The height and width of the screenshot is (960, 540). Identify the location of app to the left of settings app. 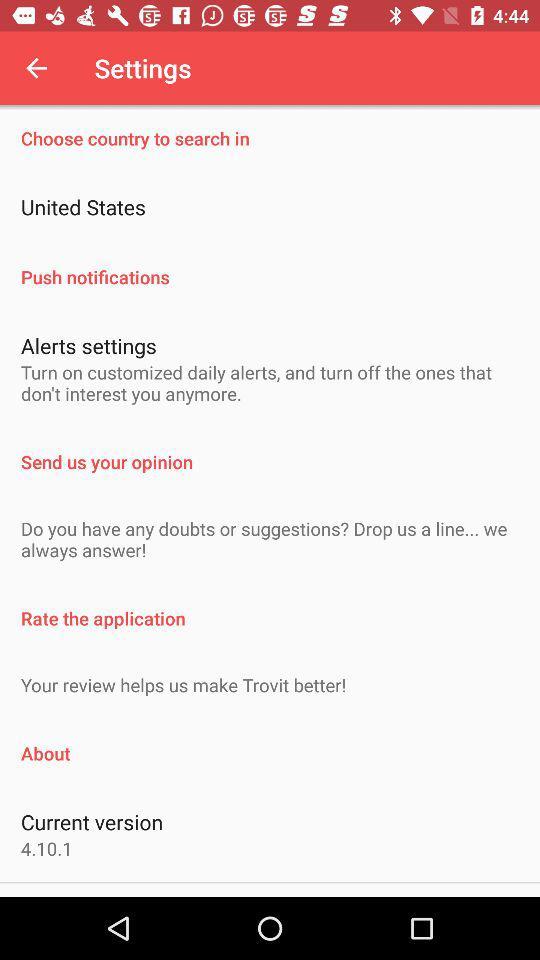
(36, 68).